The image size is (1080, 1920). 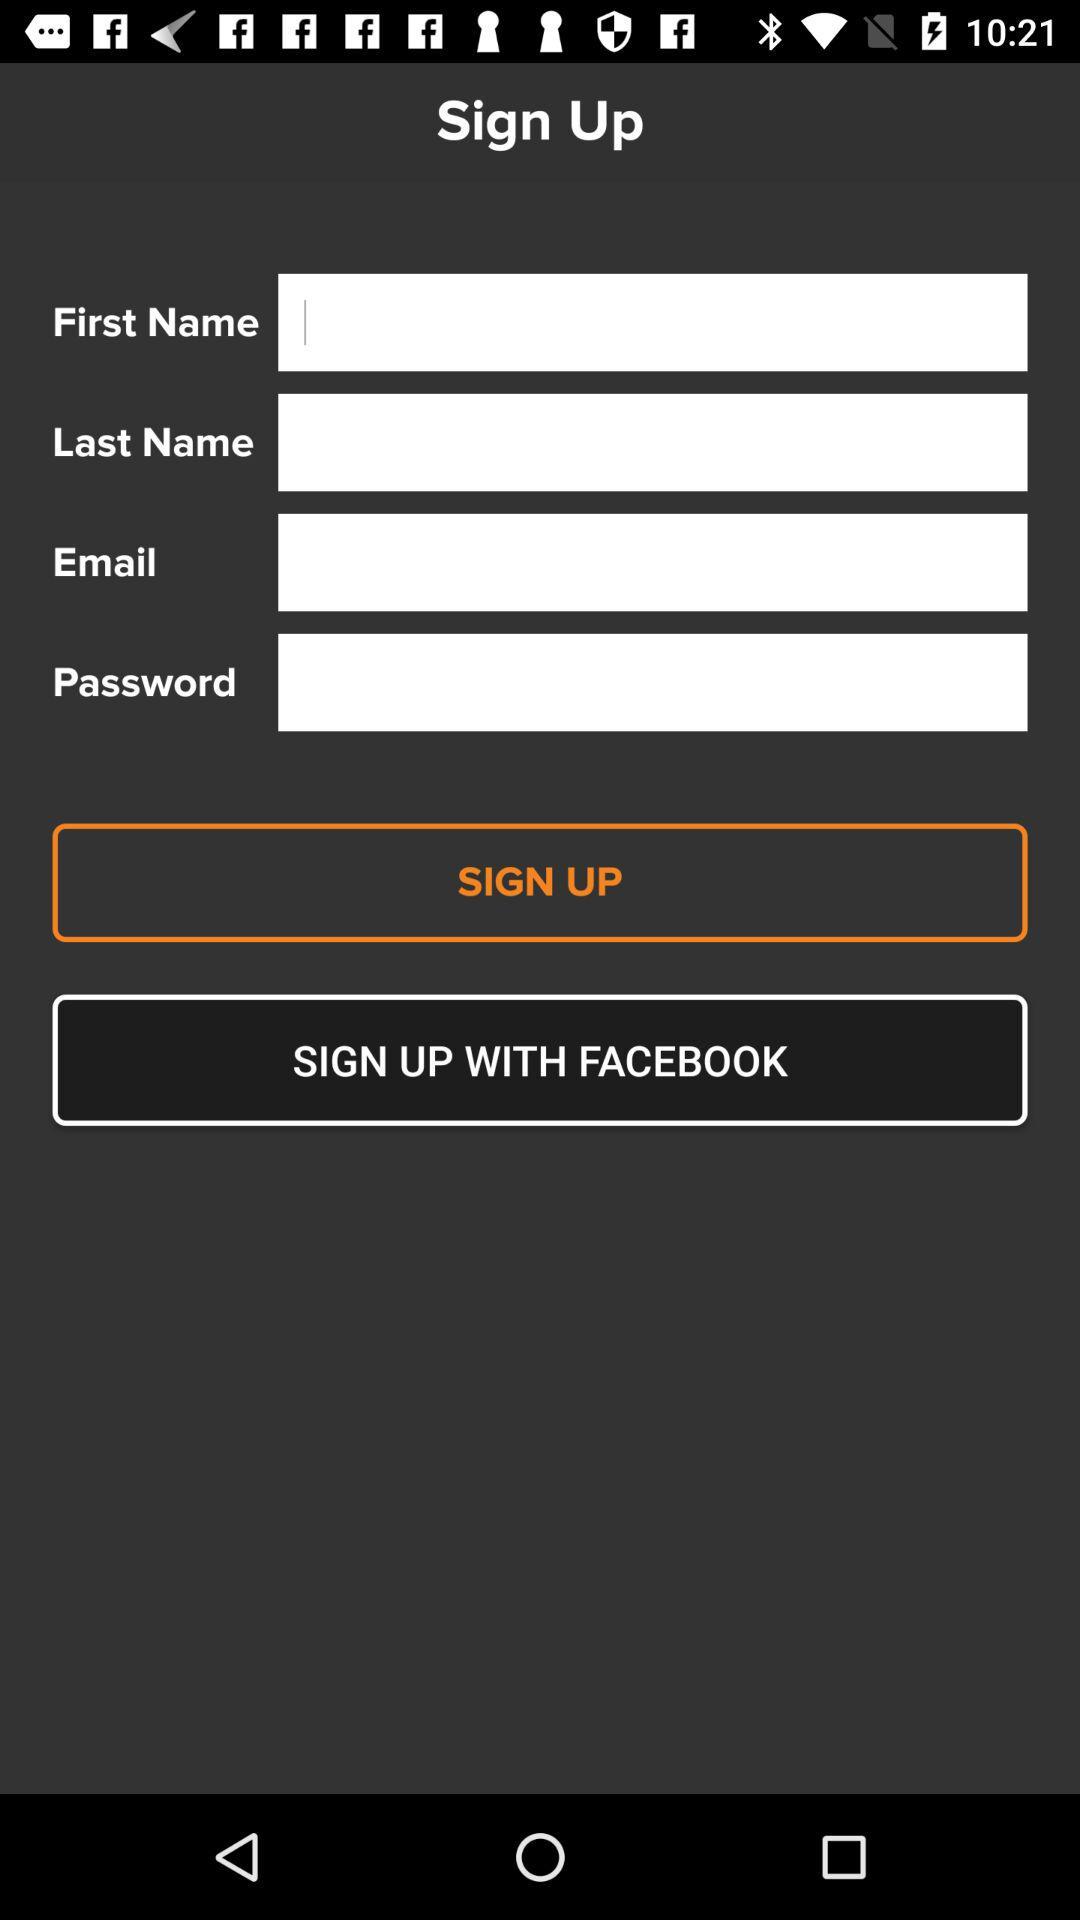 I want to click on the icon above sign up icon, so click(x=652, y=682).